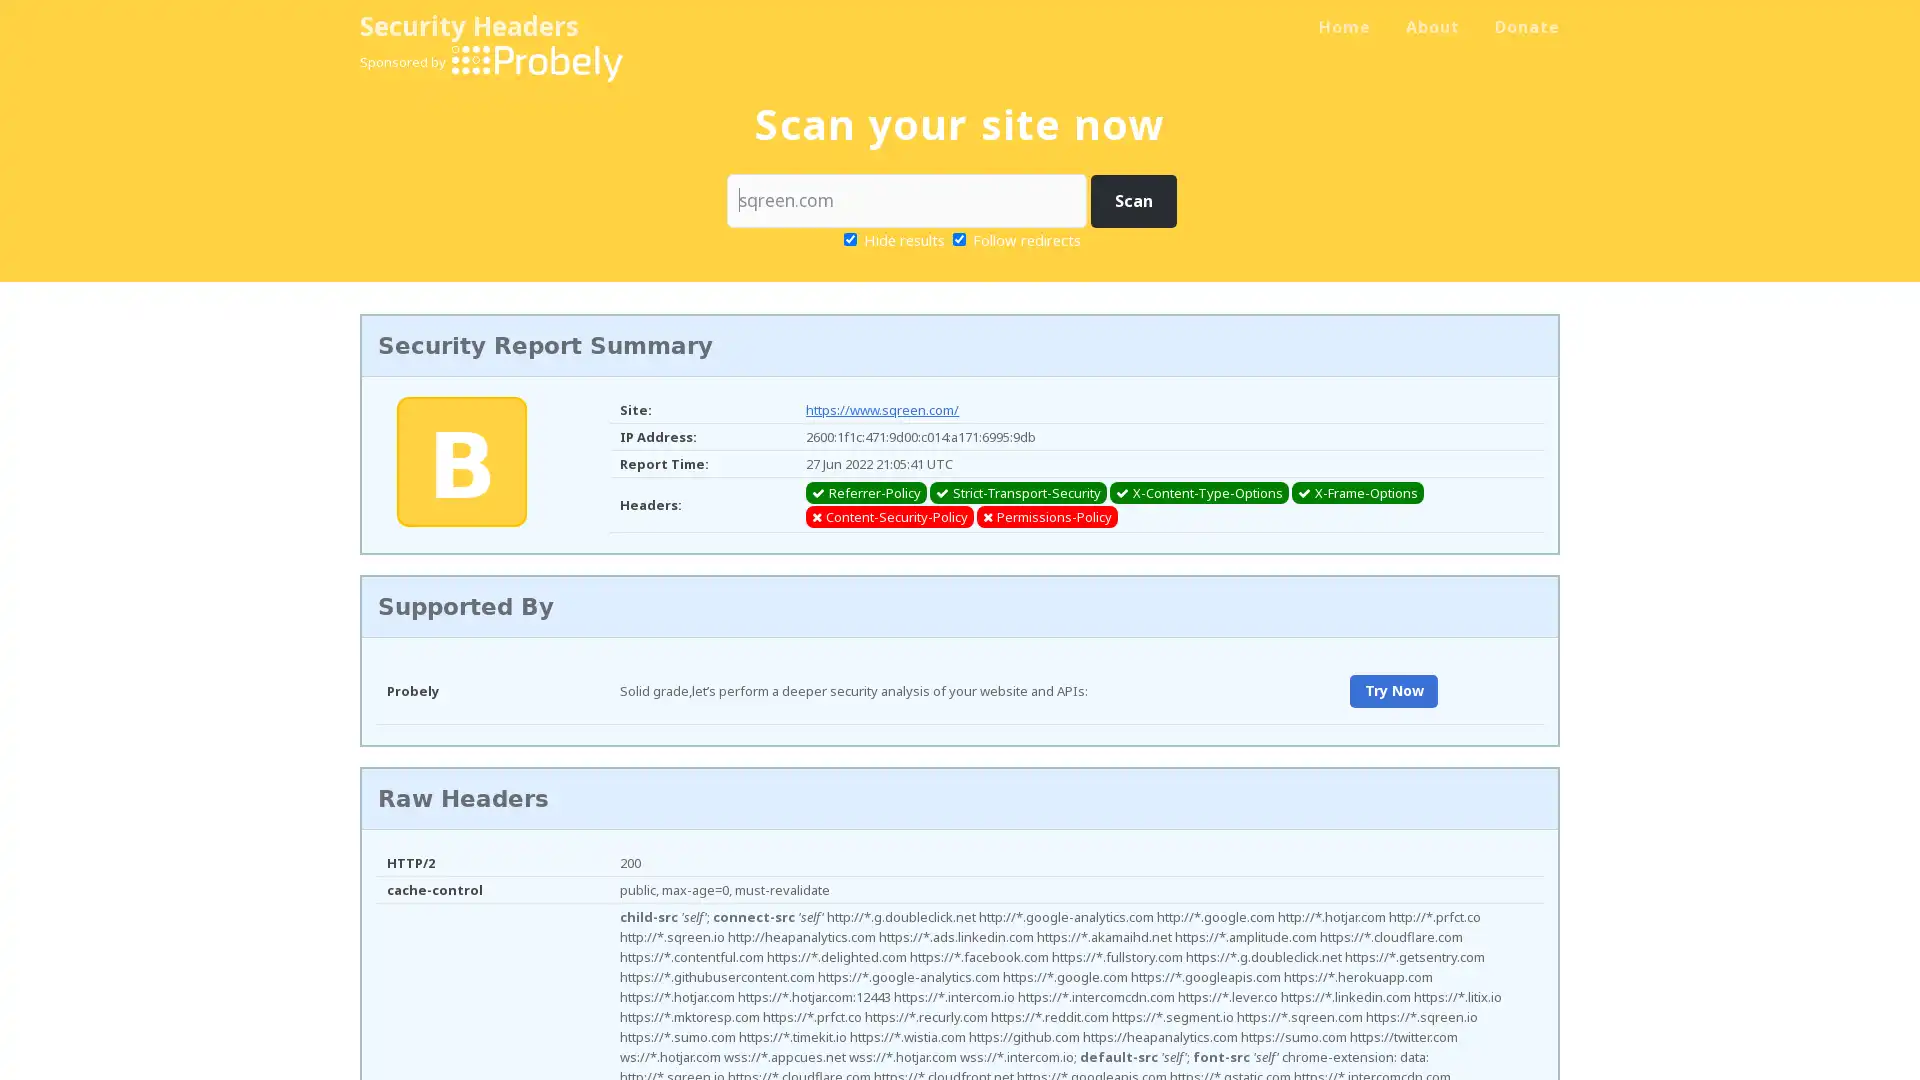  Describe the element at coordinates (1392, 690) in the screenshot. I see `Try Now` at that location.